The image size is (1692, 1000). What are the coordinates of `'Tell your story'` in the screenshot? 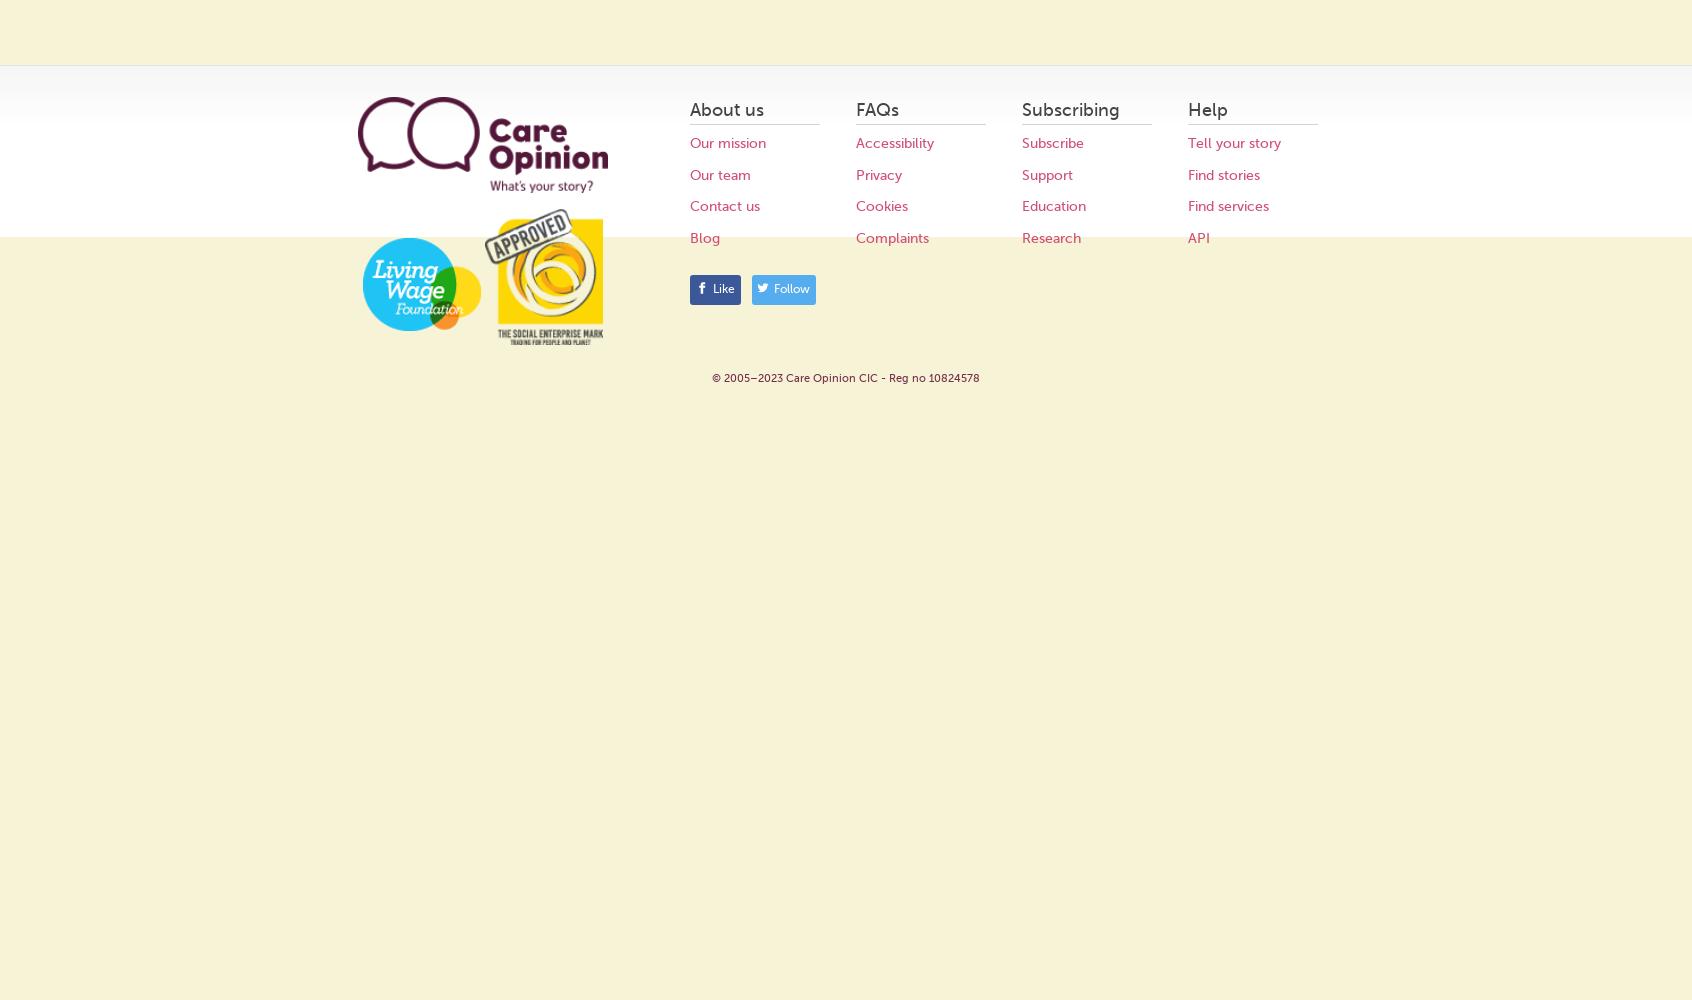 It's located at (1234, 143).